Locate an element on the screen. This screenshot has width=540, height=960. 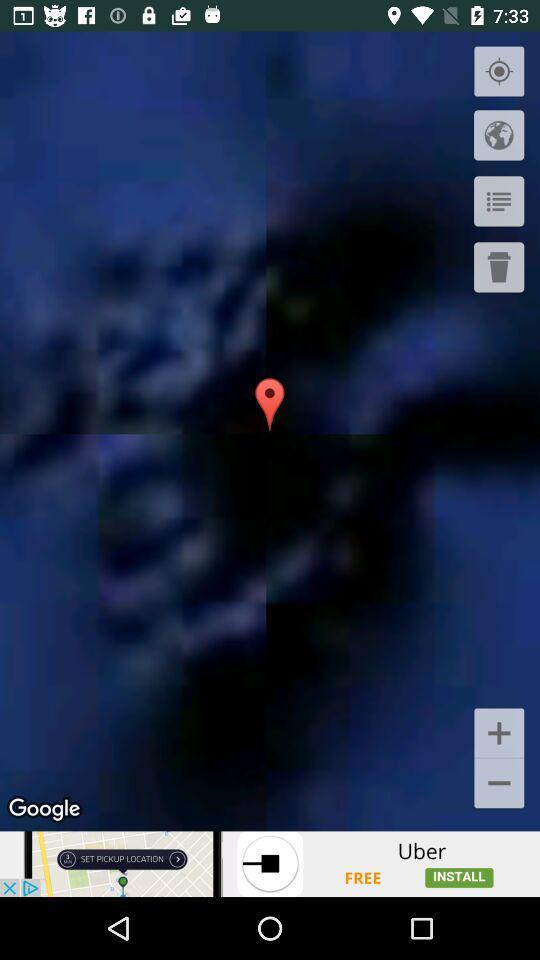
the globe icon is located at coordinates (498, 134).